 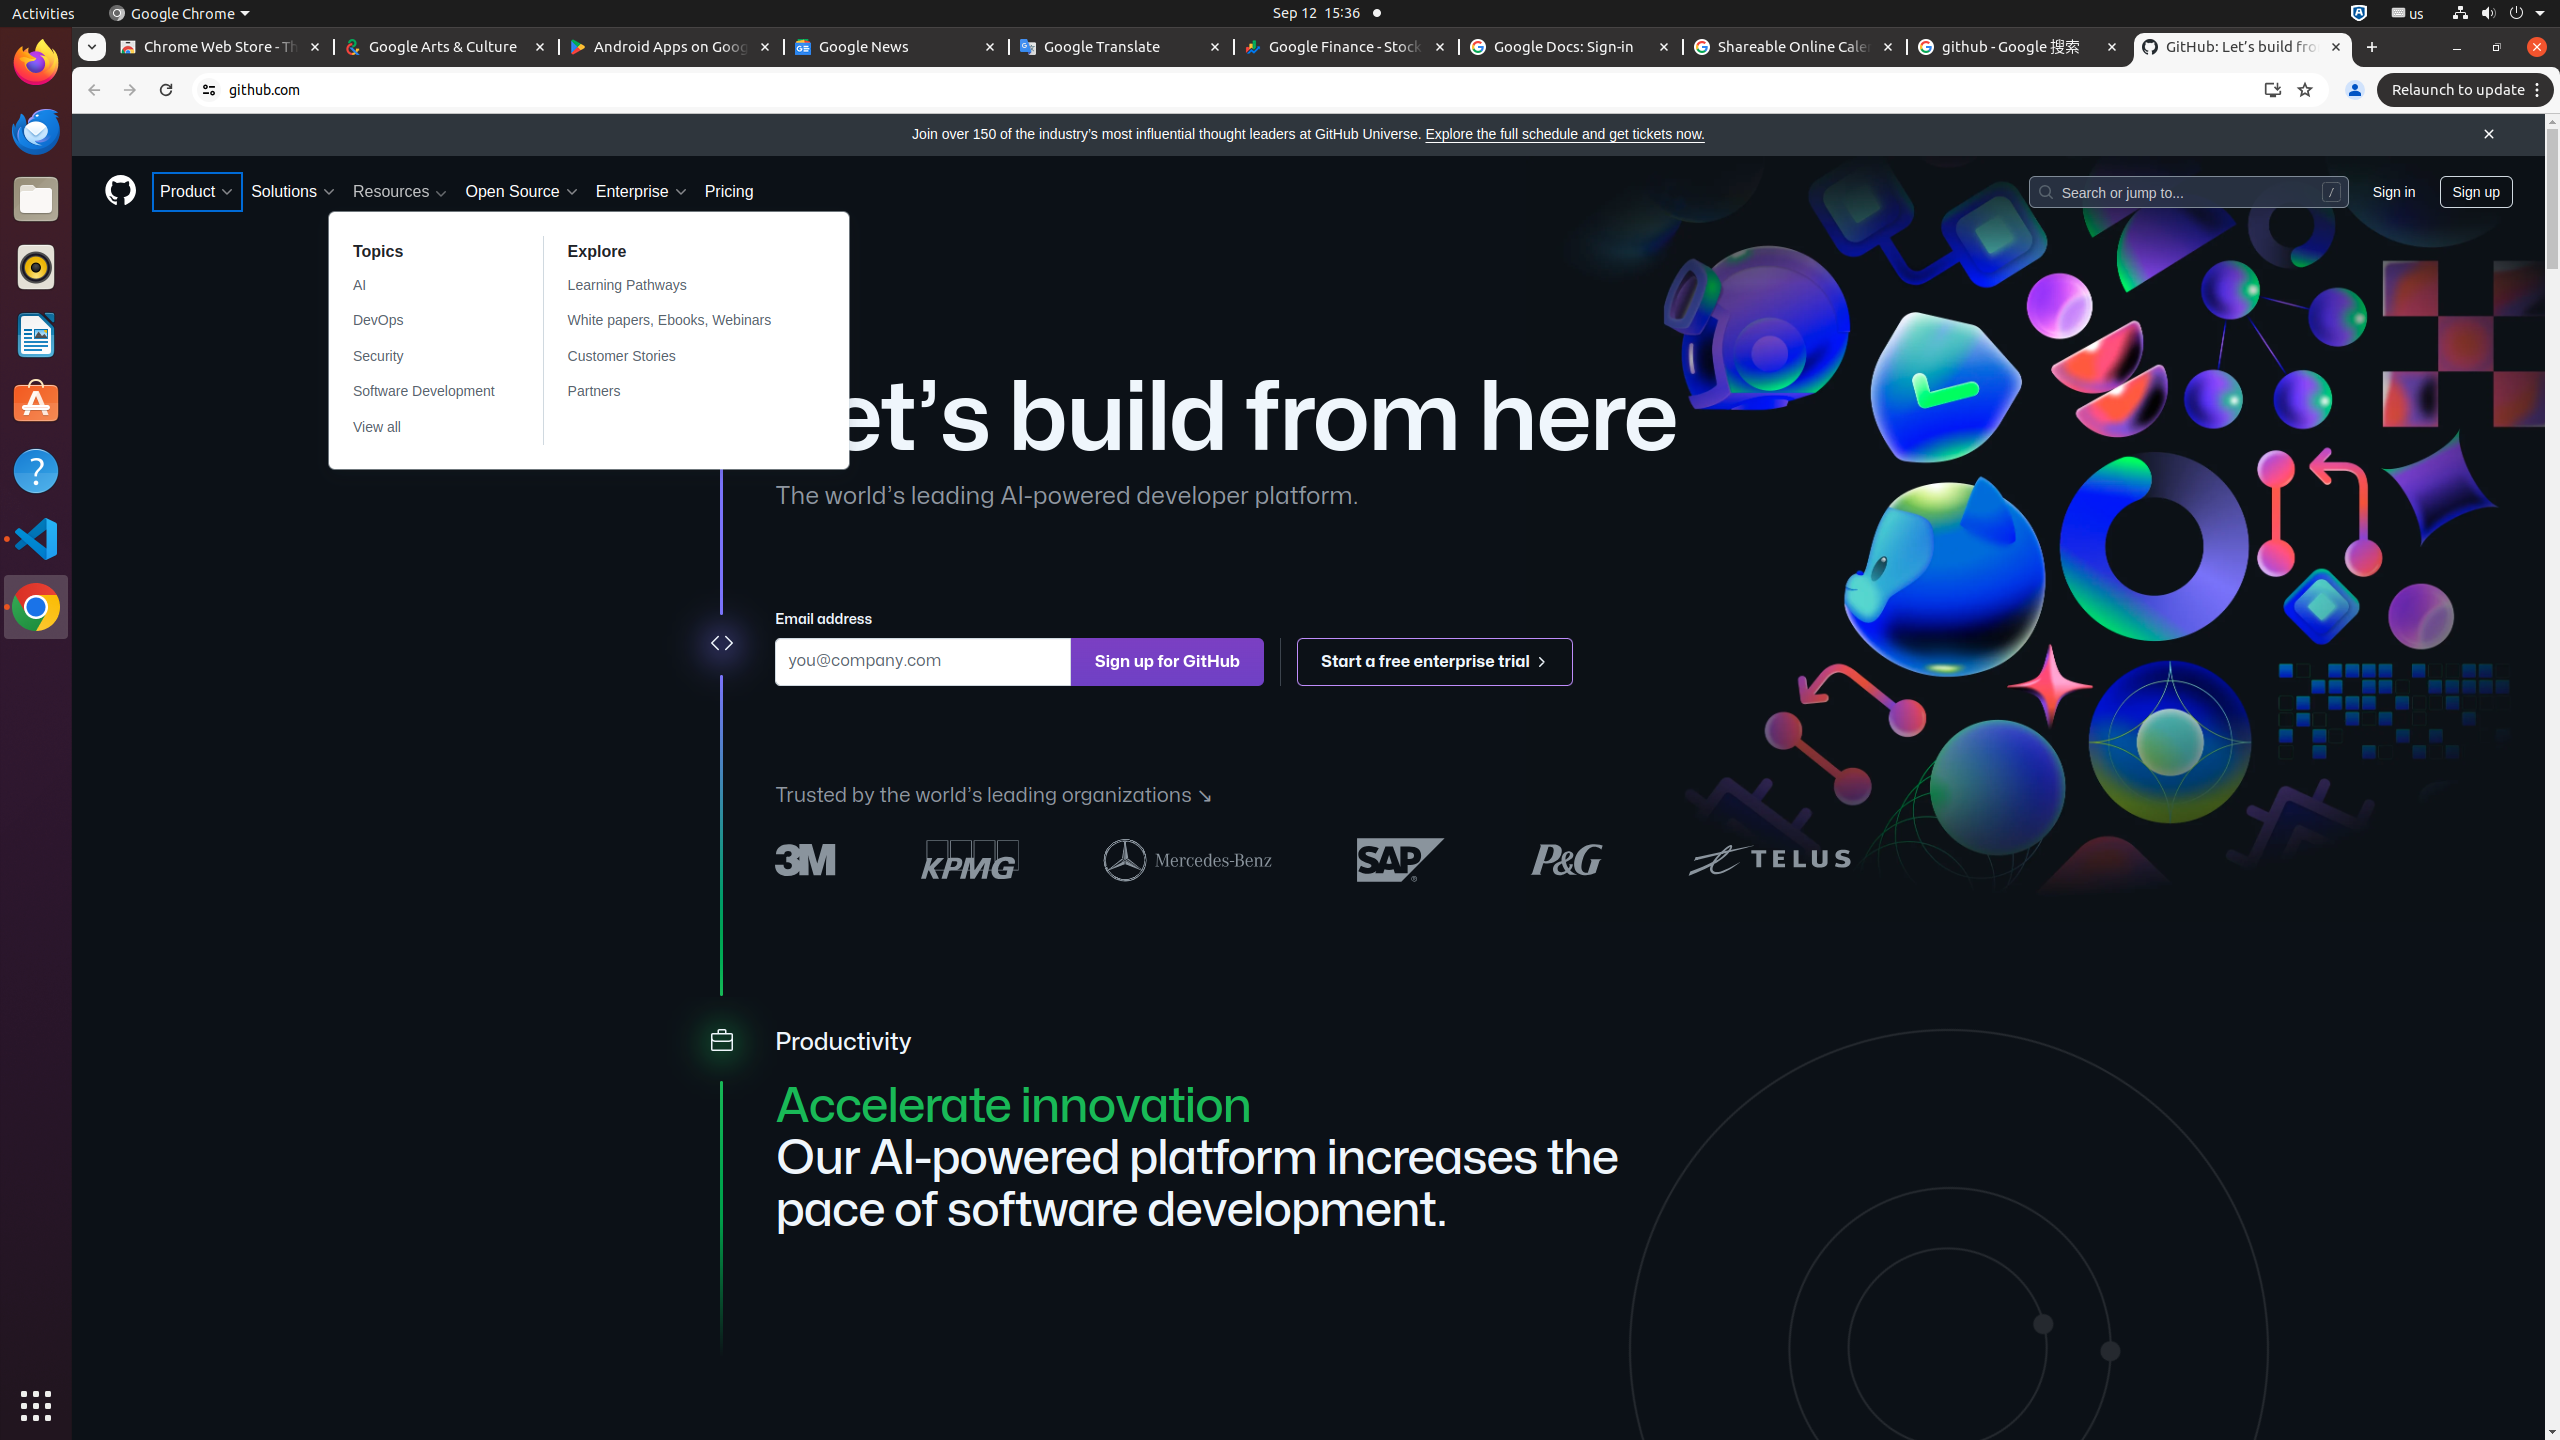 I want to click on 'Firefox Web Browser', so click(x=36, y=61).